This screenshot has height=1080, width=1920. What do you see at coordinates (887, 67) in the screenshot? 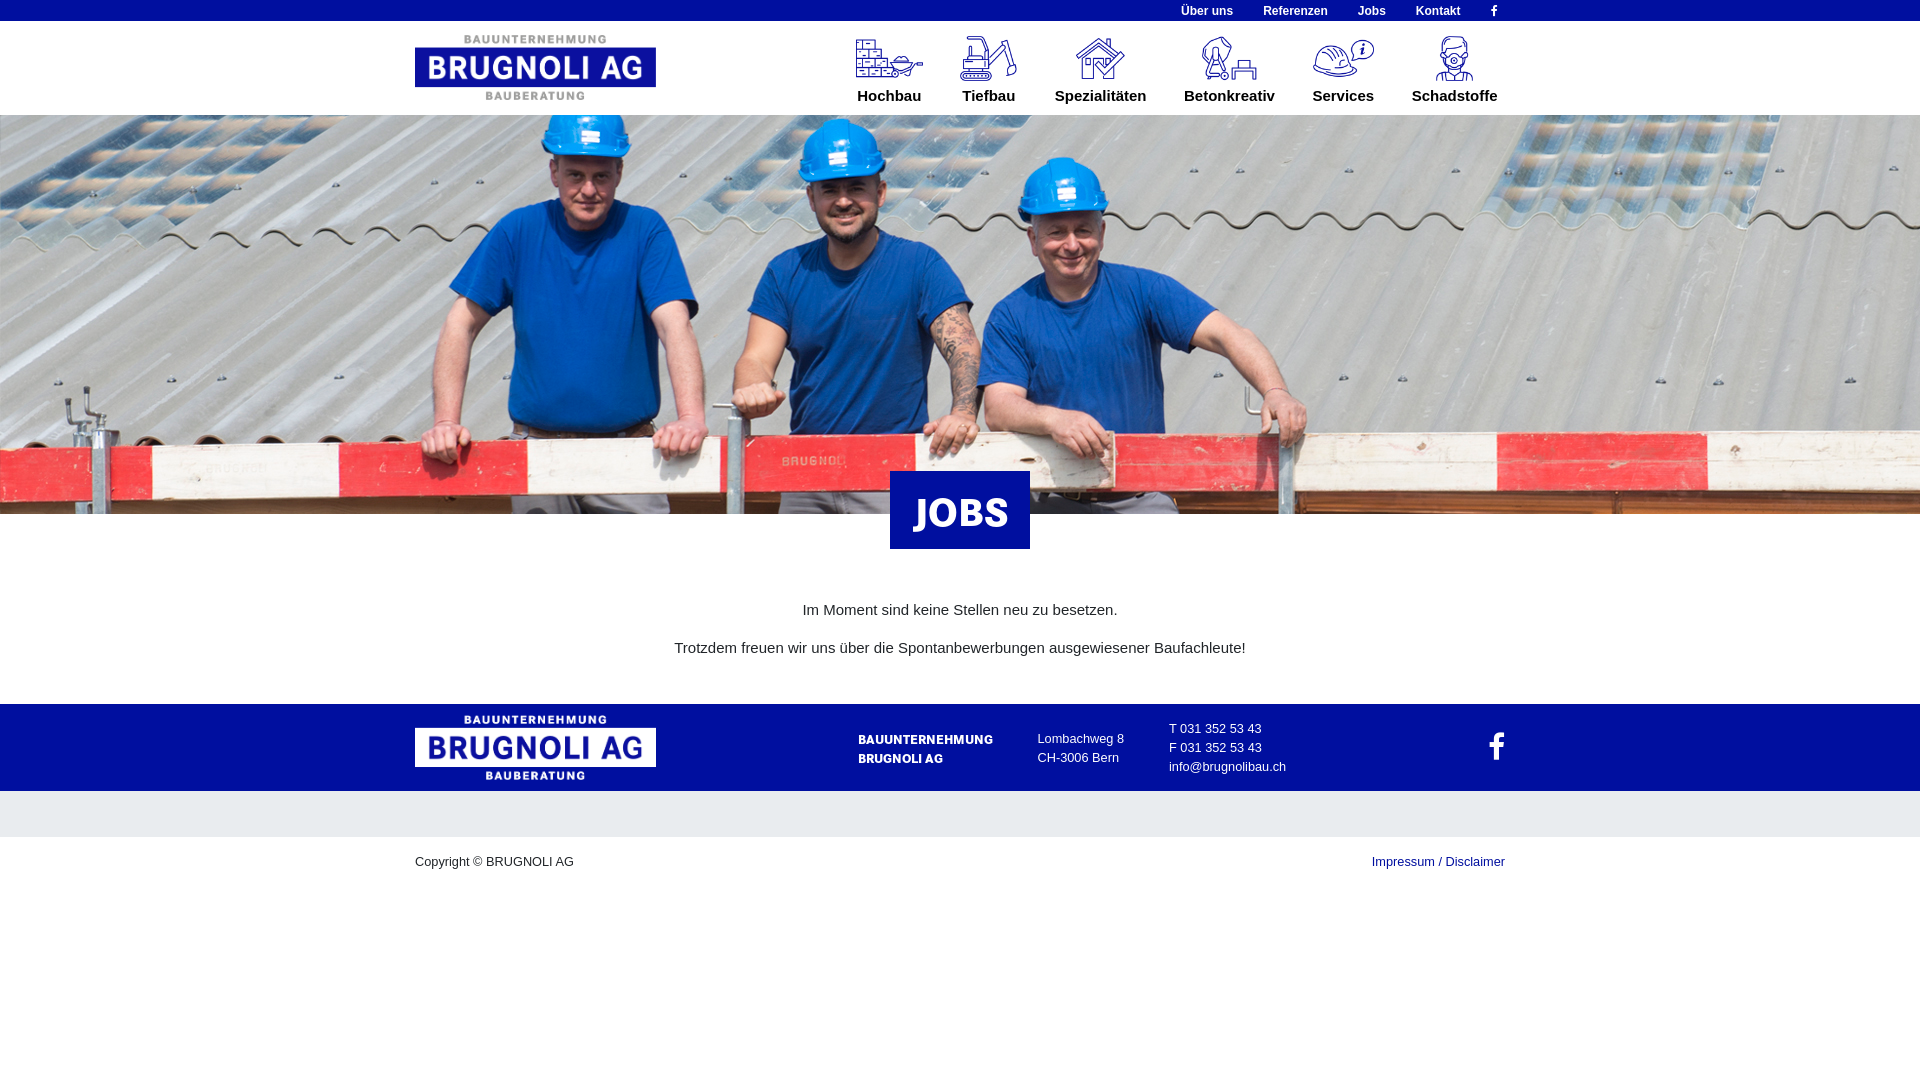
I see `'Hochbau'` at bounding box center [887, 67].